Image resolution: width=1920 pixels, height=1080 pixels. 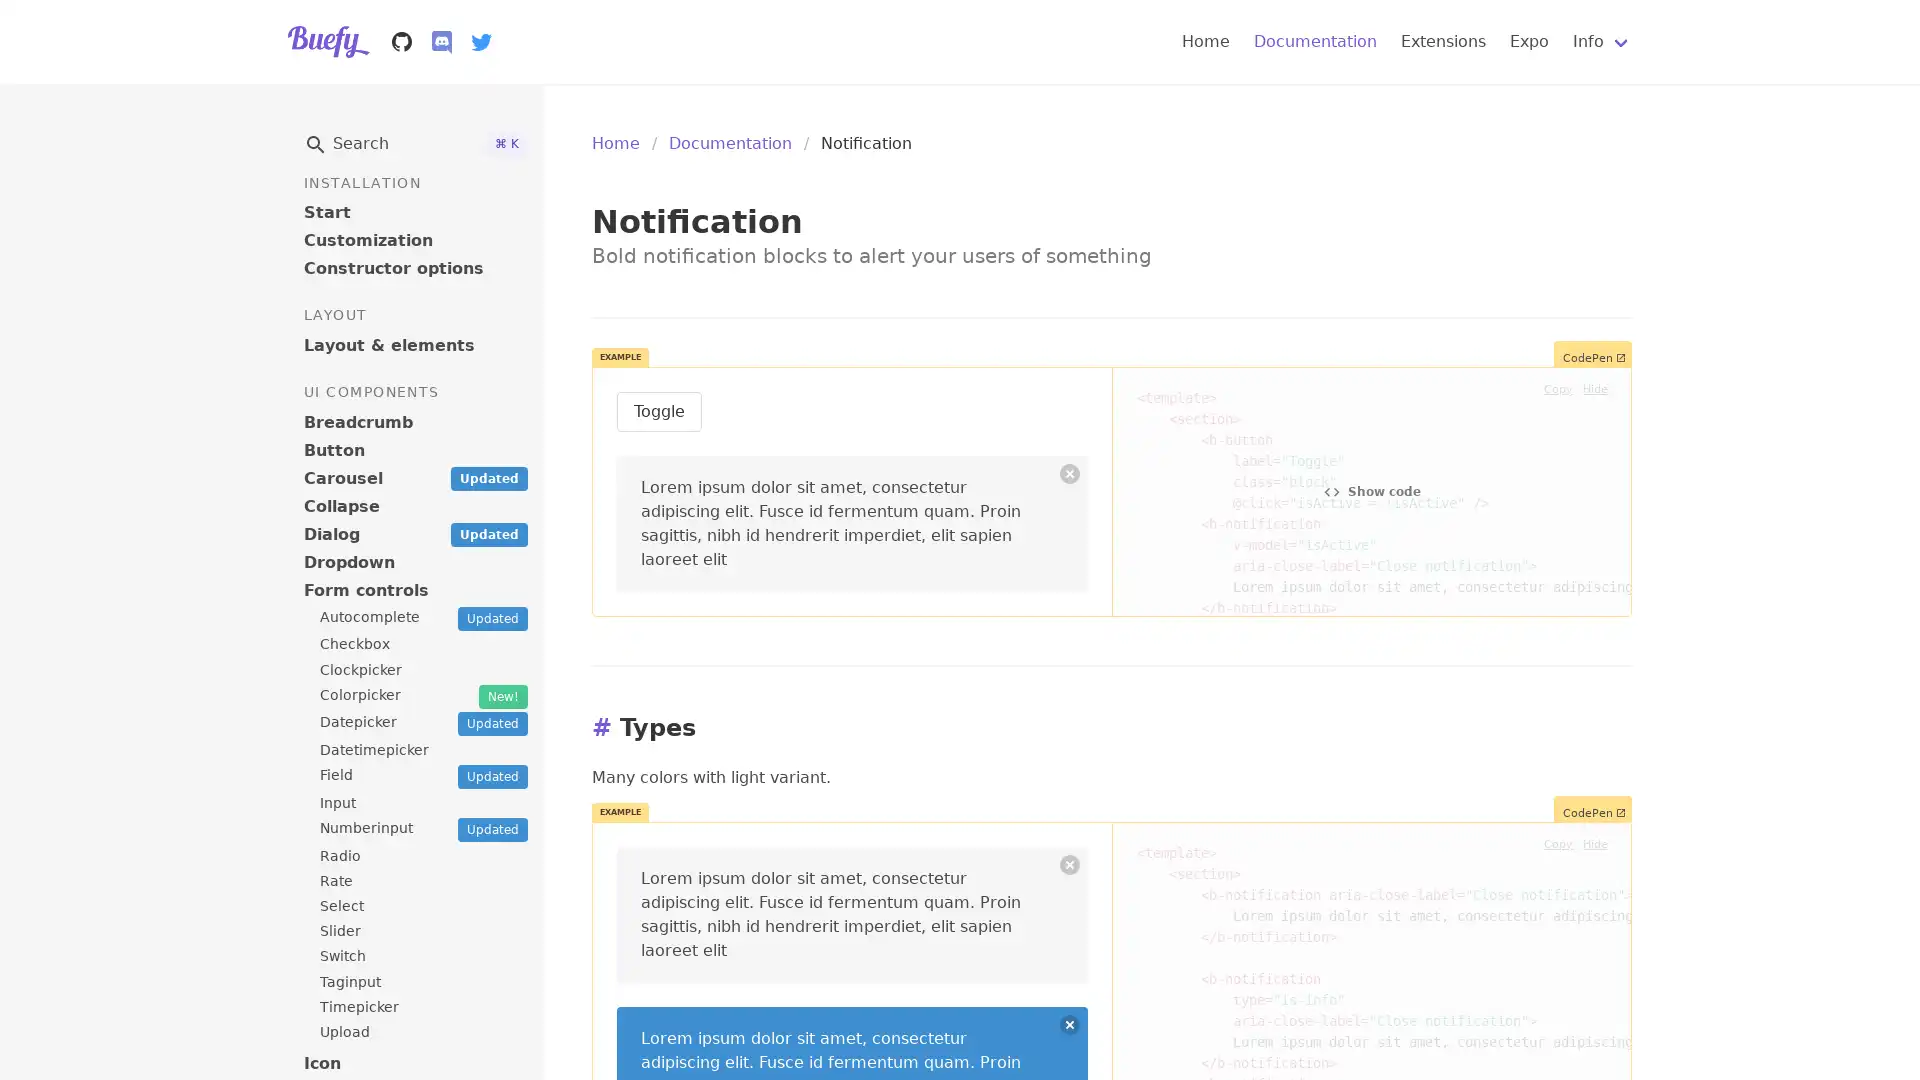 What do you see at coordinates (1594, 385) in the screenshot?
I see `Hide` at bounding box center [1594, 385].